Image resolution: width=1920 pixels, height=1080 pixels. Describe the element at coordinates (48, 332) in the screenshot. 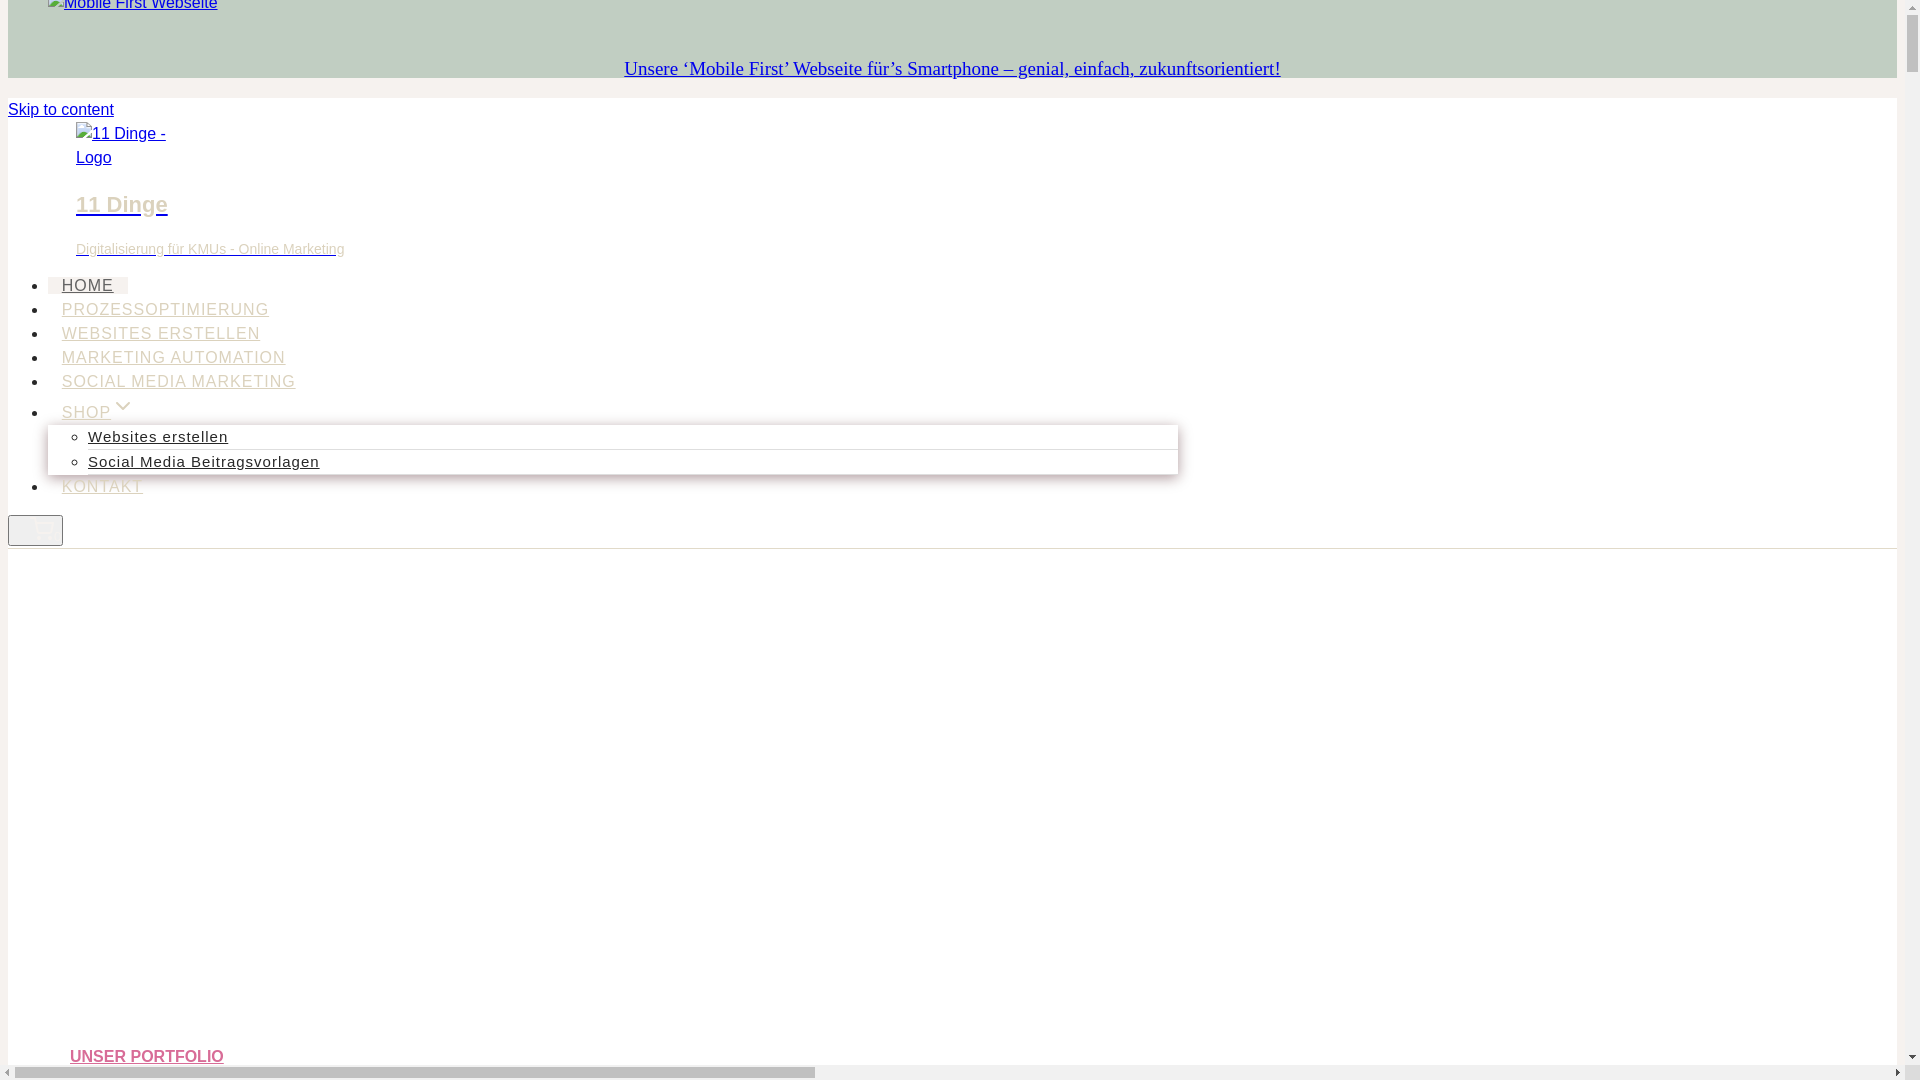

I see `'WEBSITES ERSTELLEN'` at that location.